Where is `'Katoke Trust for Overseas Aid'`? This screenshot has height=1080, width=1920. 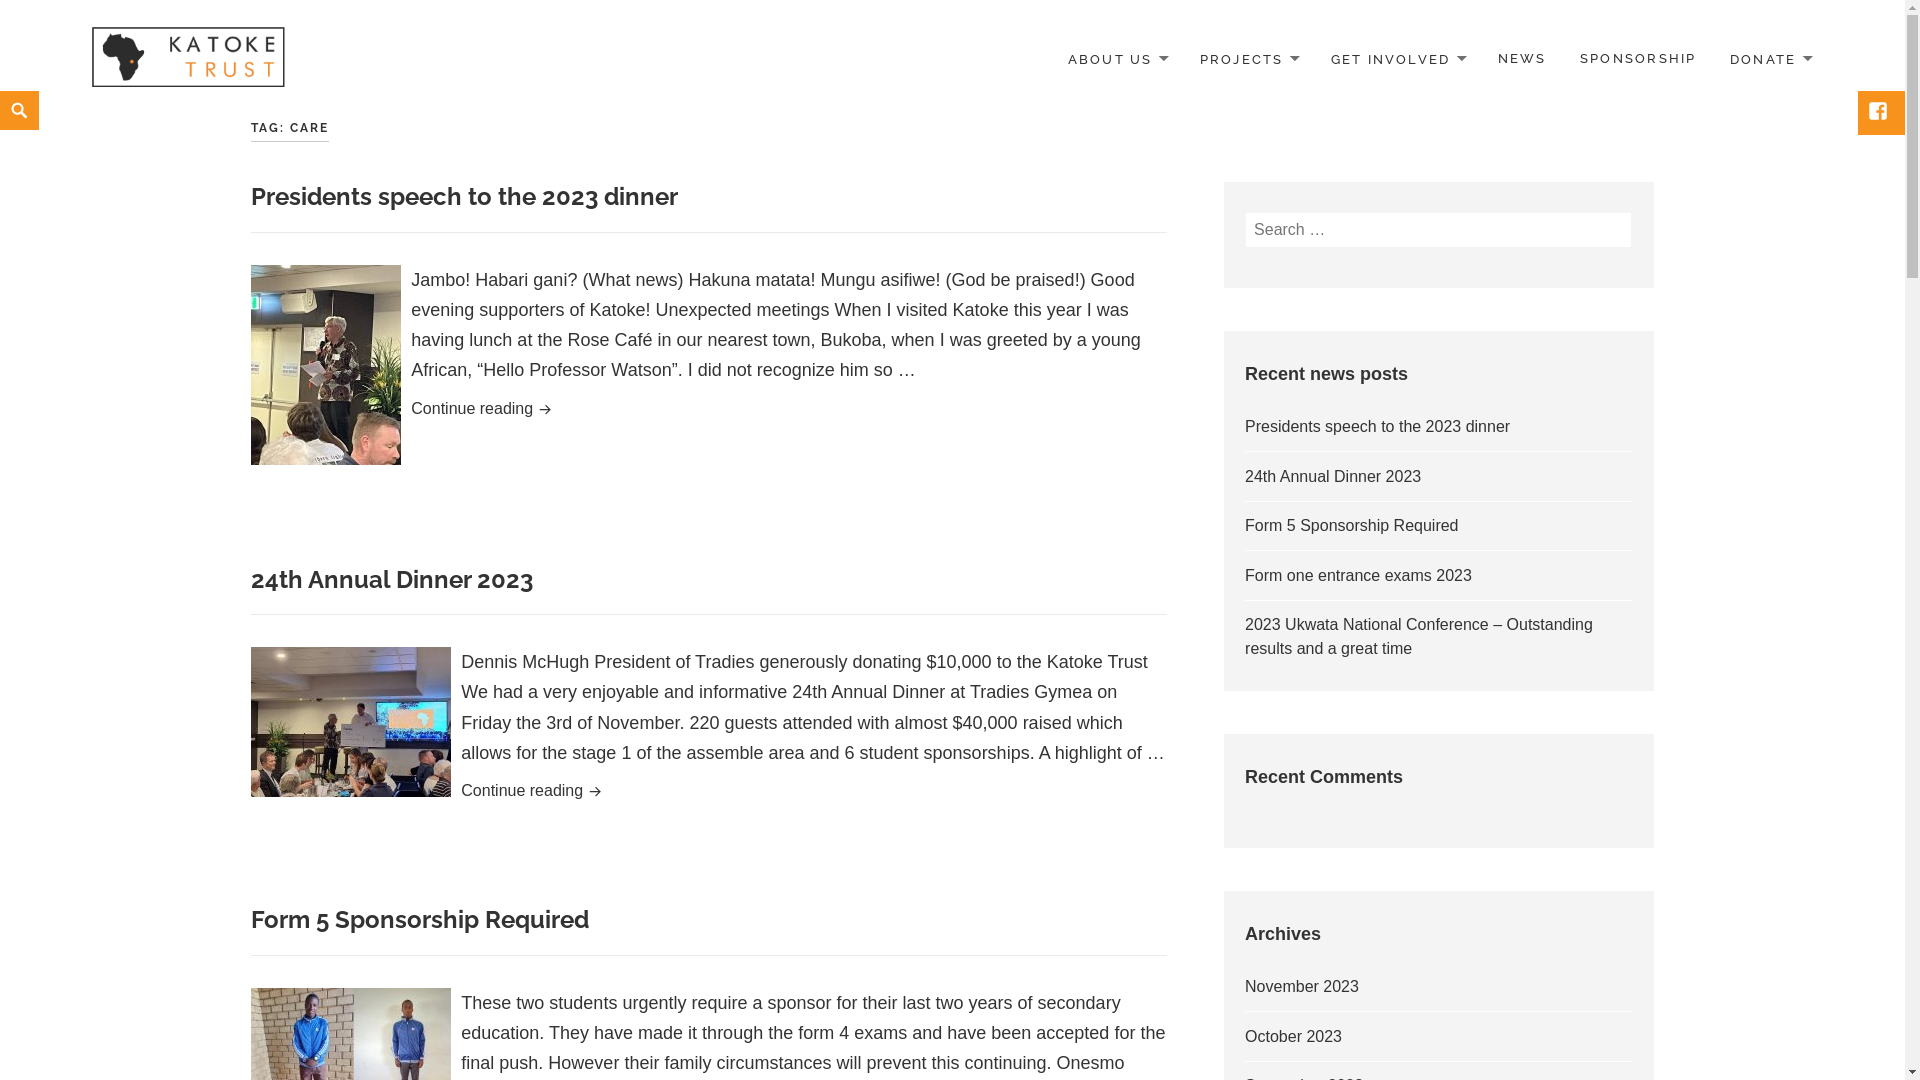 'Katoke Trust for Overseas Aid' is located at coordinates (80, 57).